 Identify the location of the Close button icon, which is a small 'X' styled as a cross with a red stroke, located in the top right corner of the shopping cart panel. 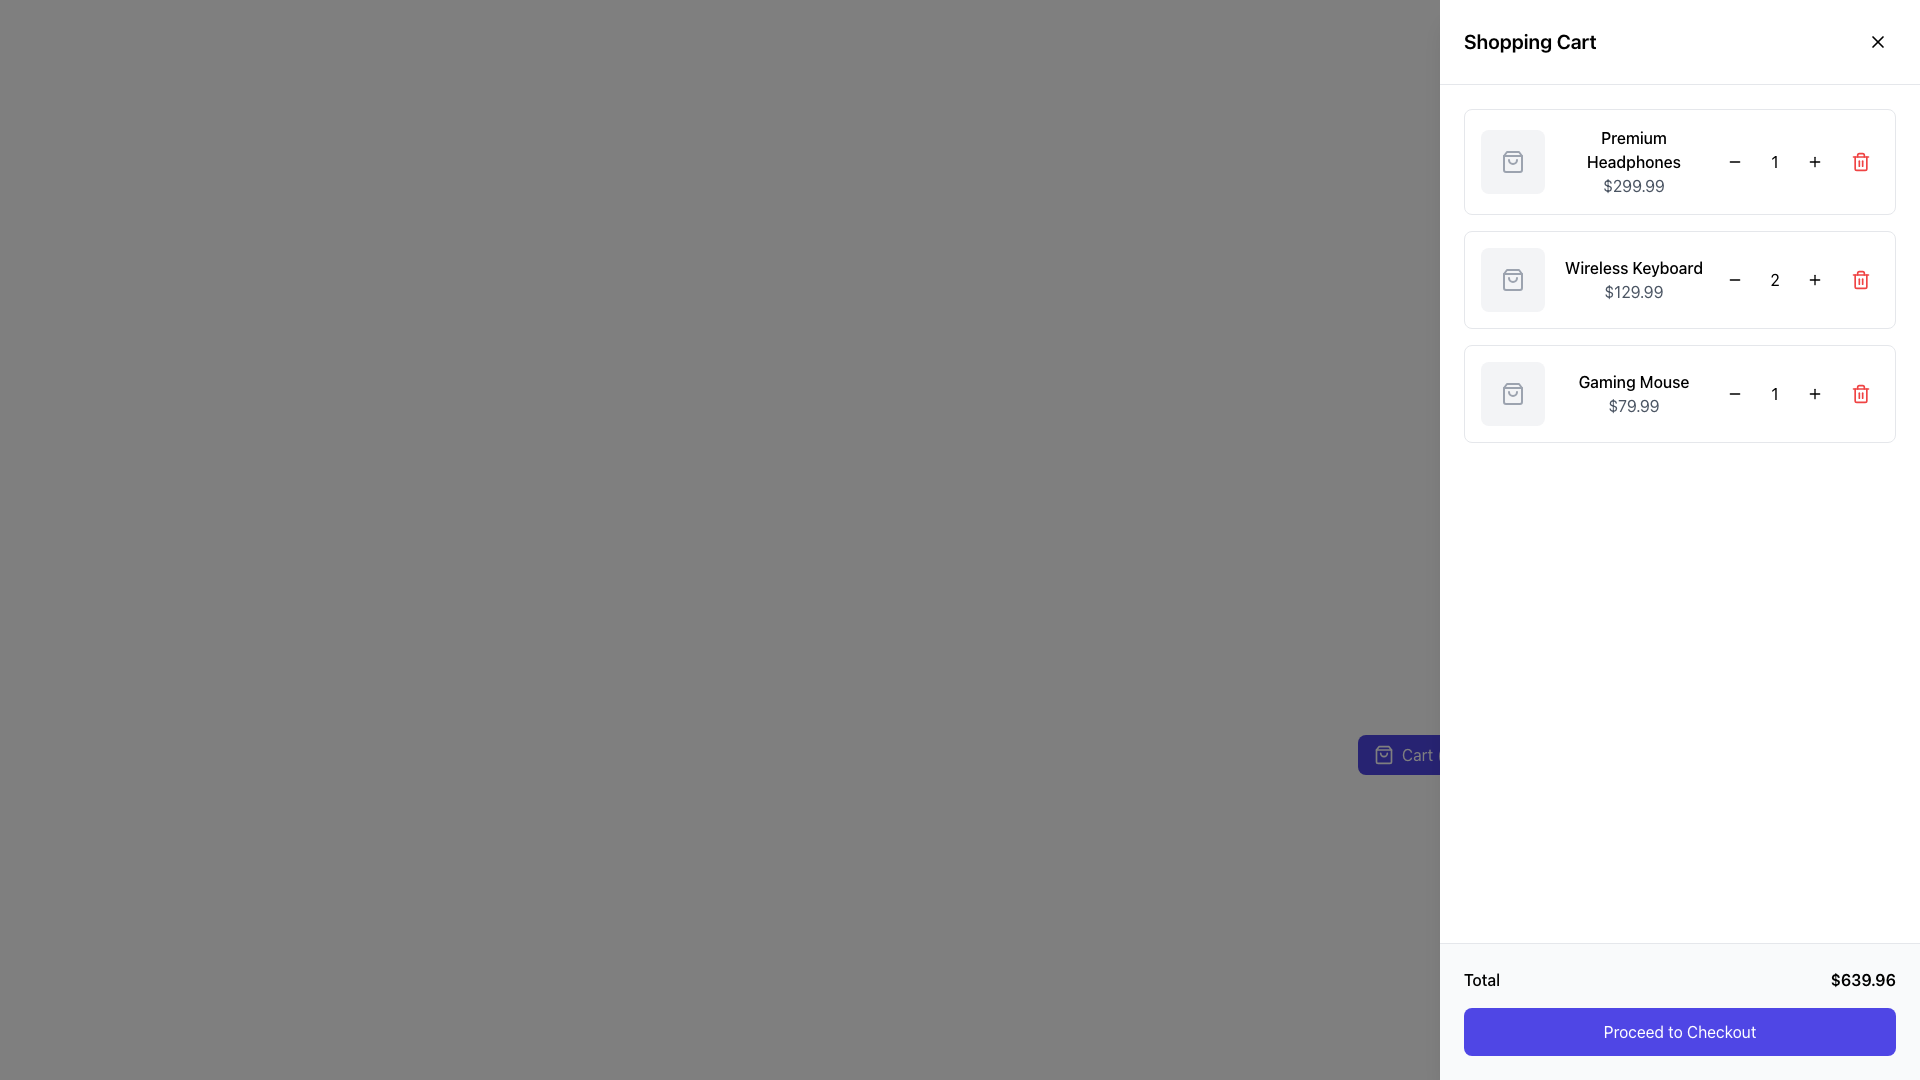
(1876, 42).